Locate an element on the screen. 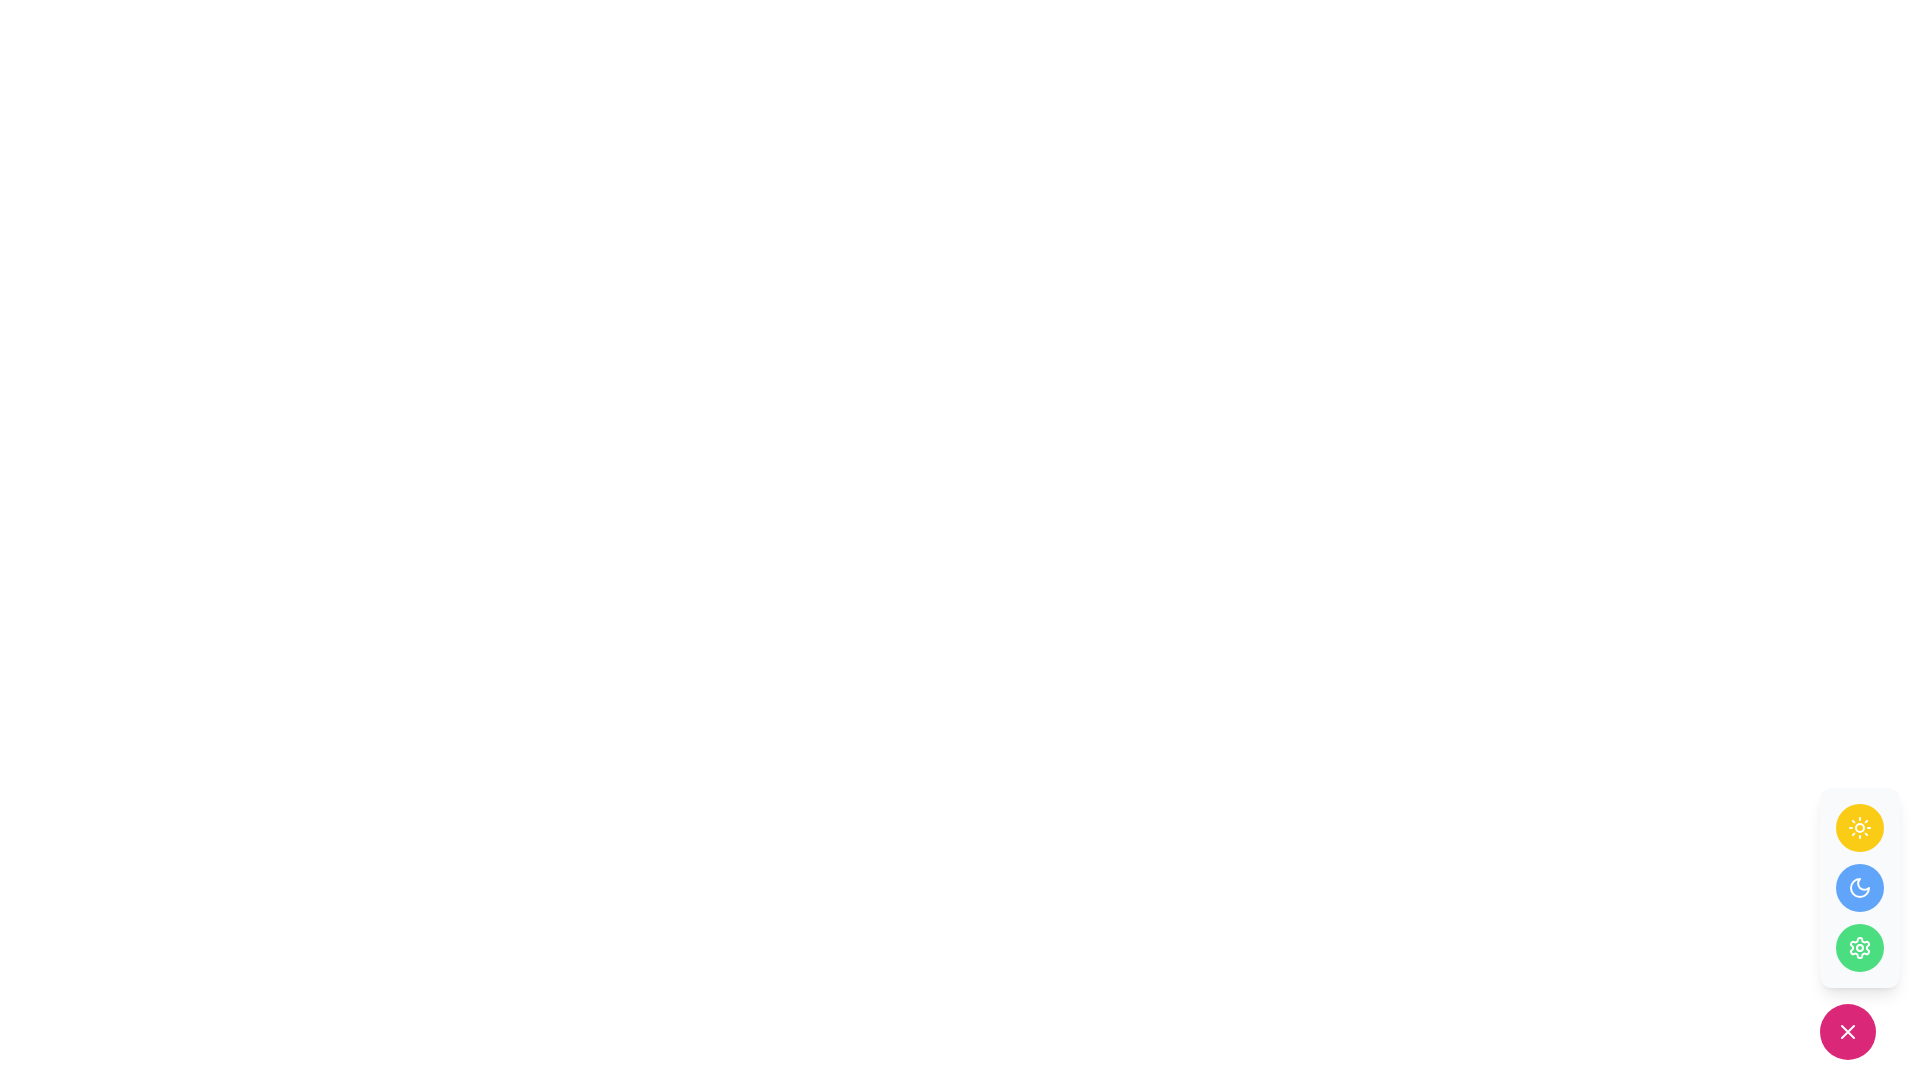  the second circular button with a crescent moon icon, highlighted in blue, within the vertically arranged layout of buttons is located at coordinates (1859, 886).